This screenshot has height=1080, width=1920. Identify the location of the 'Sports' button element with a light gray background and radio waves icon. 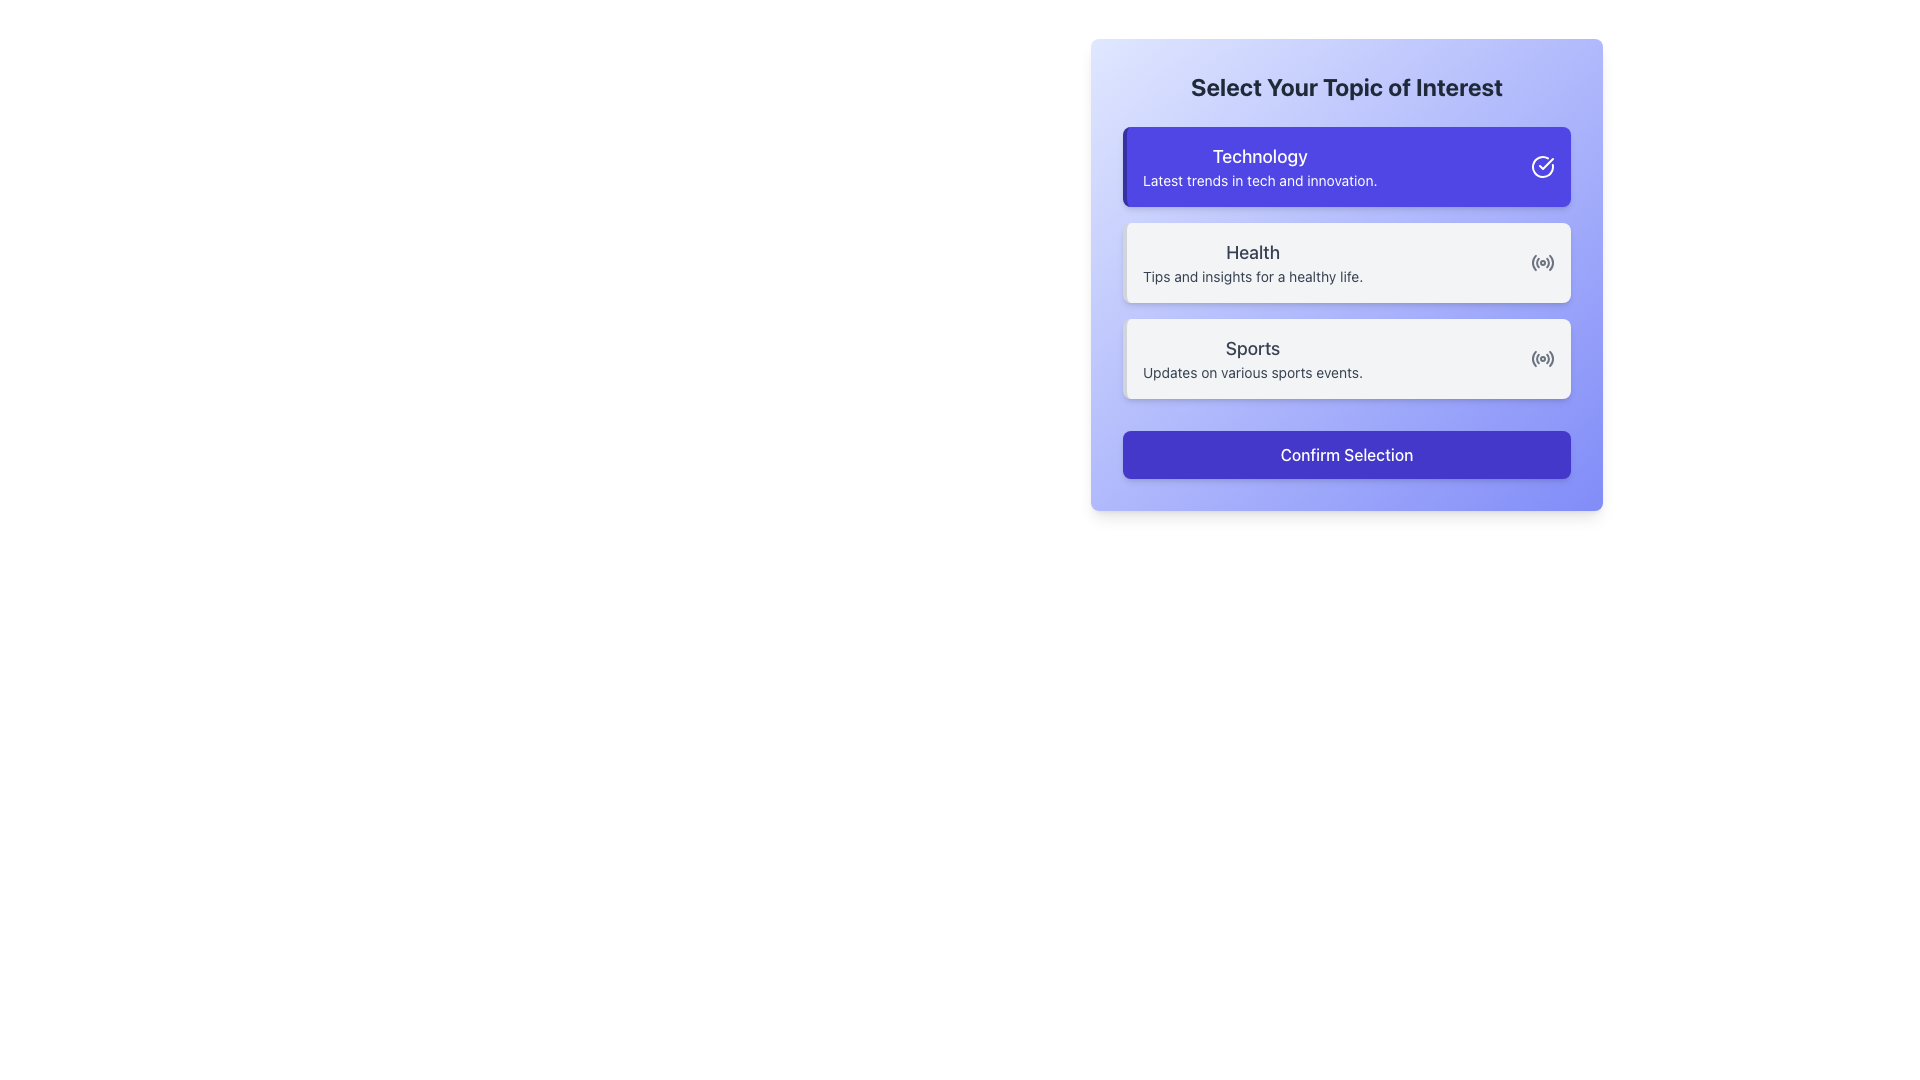
(1347, 357).